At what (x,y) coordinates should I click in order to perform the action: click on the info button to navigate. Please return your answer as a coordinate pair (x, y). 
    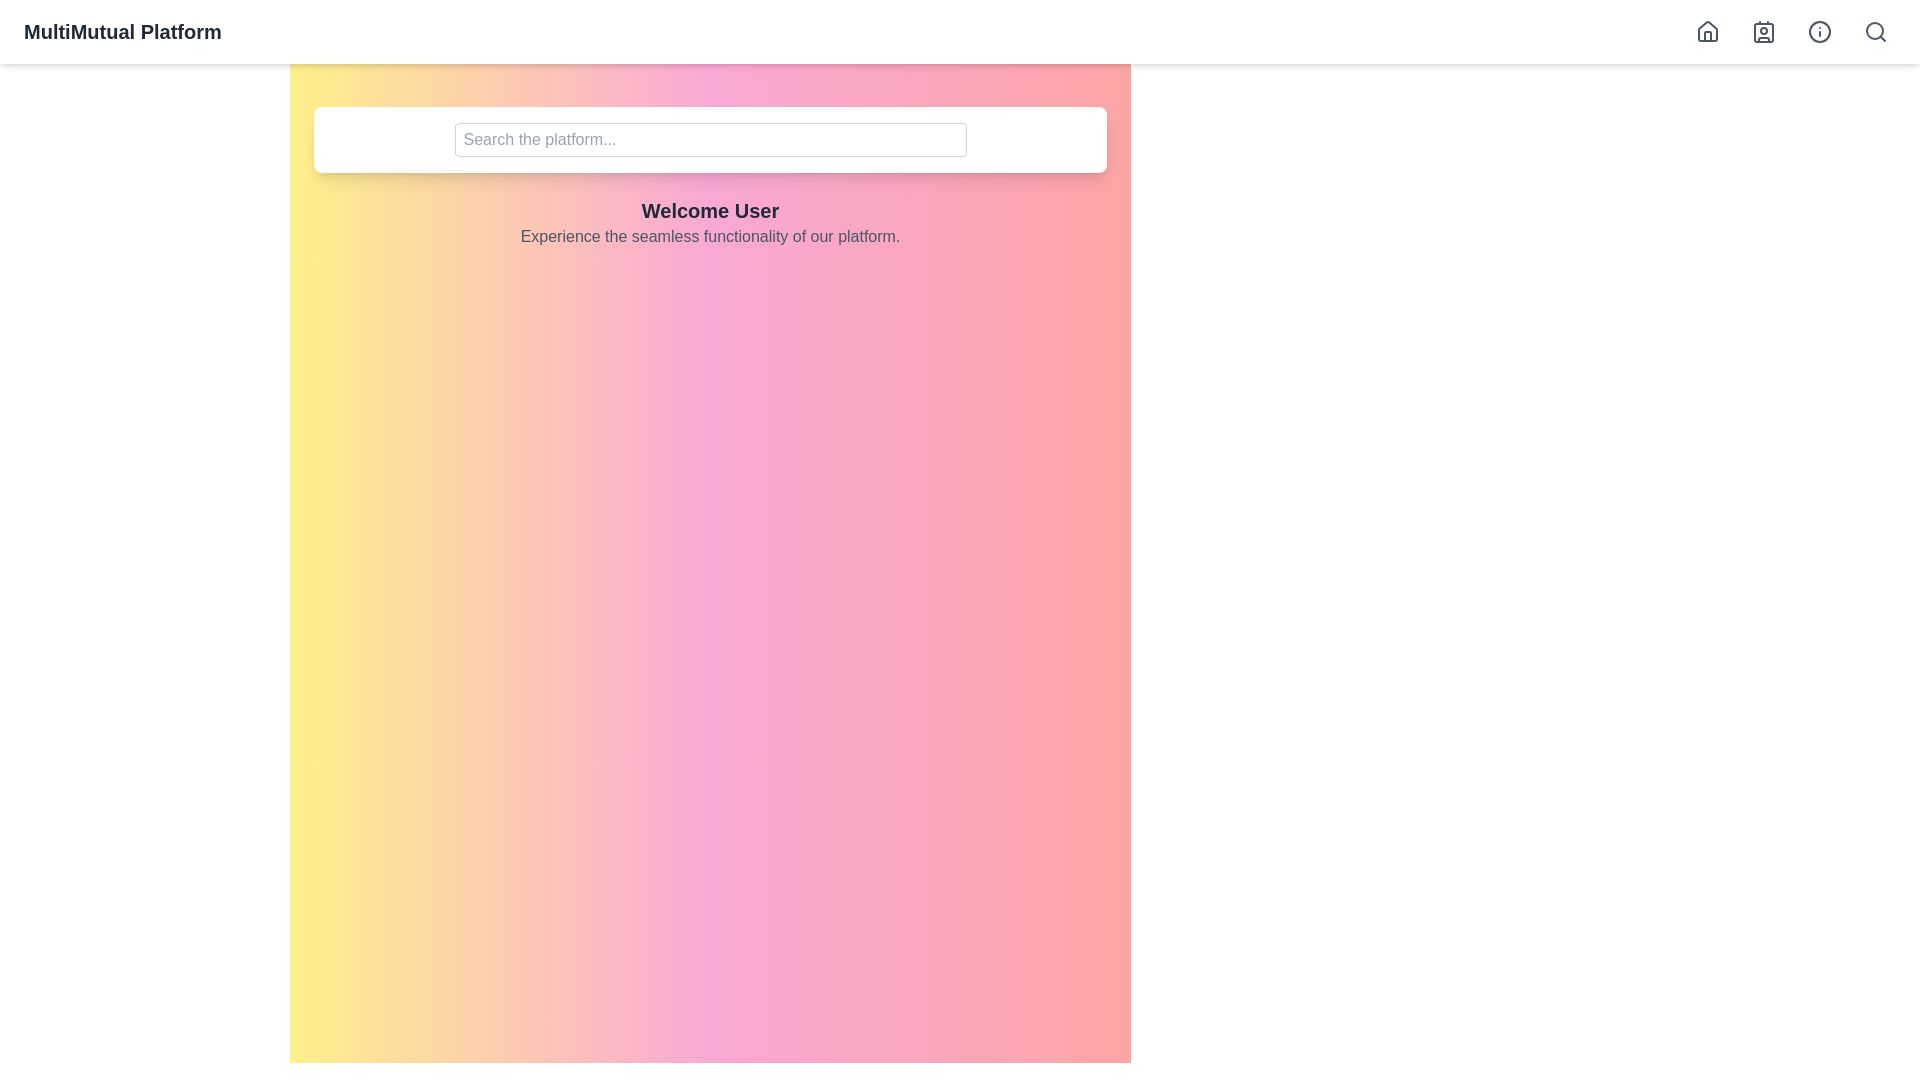
    Looking at the image, I should click on (1819, 31).